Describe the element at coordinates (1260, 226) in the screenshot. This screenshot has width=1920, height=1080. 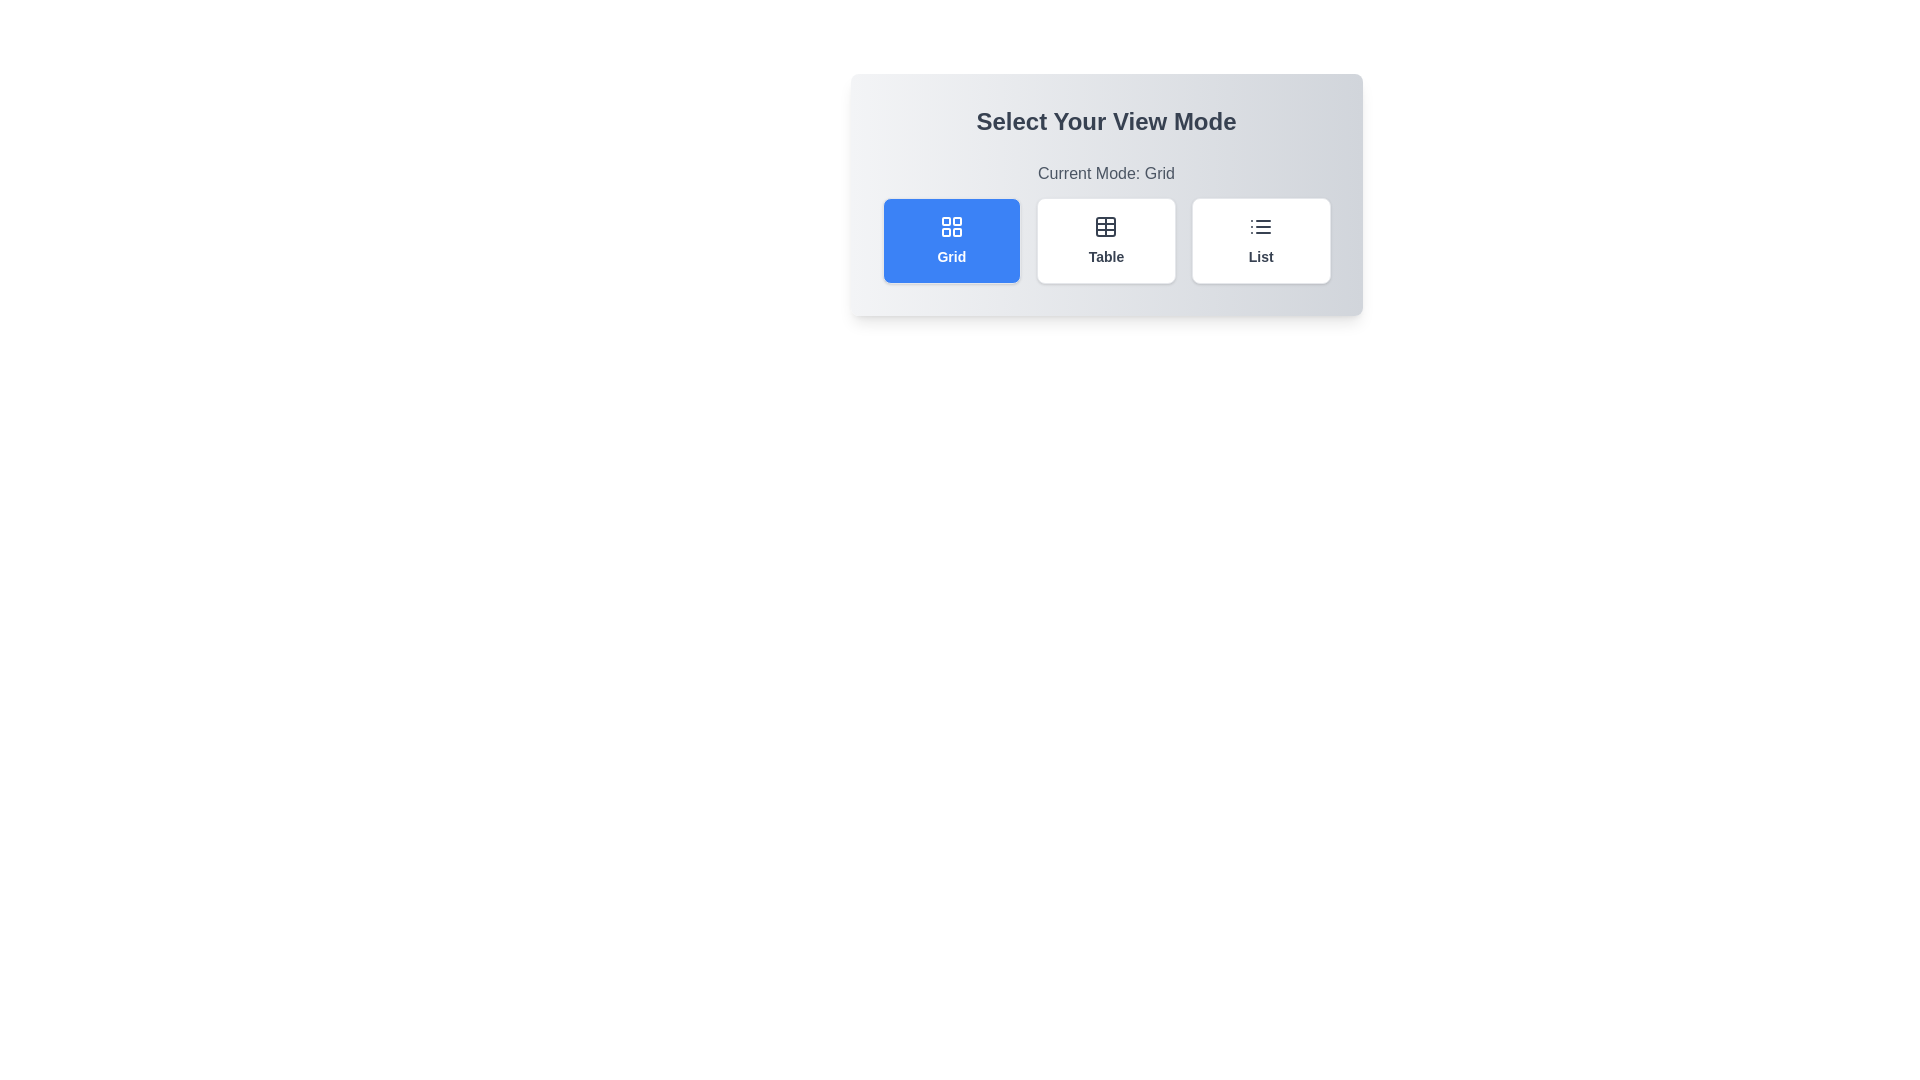
I see `the 'List' view mode icon, which is the third button in a horizontal group of three buttons labeled 'Grid', 'Table', and 'List' under the heading 'Select Your View Mode'` at that location.